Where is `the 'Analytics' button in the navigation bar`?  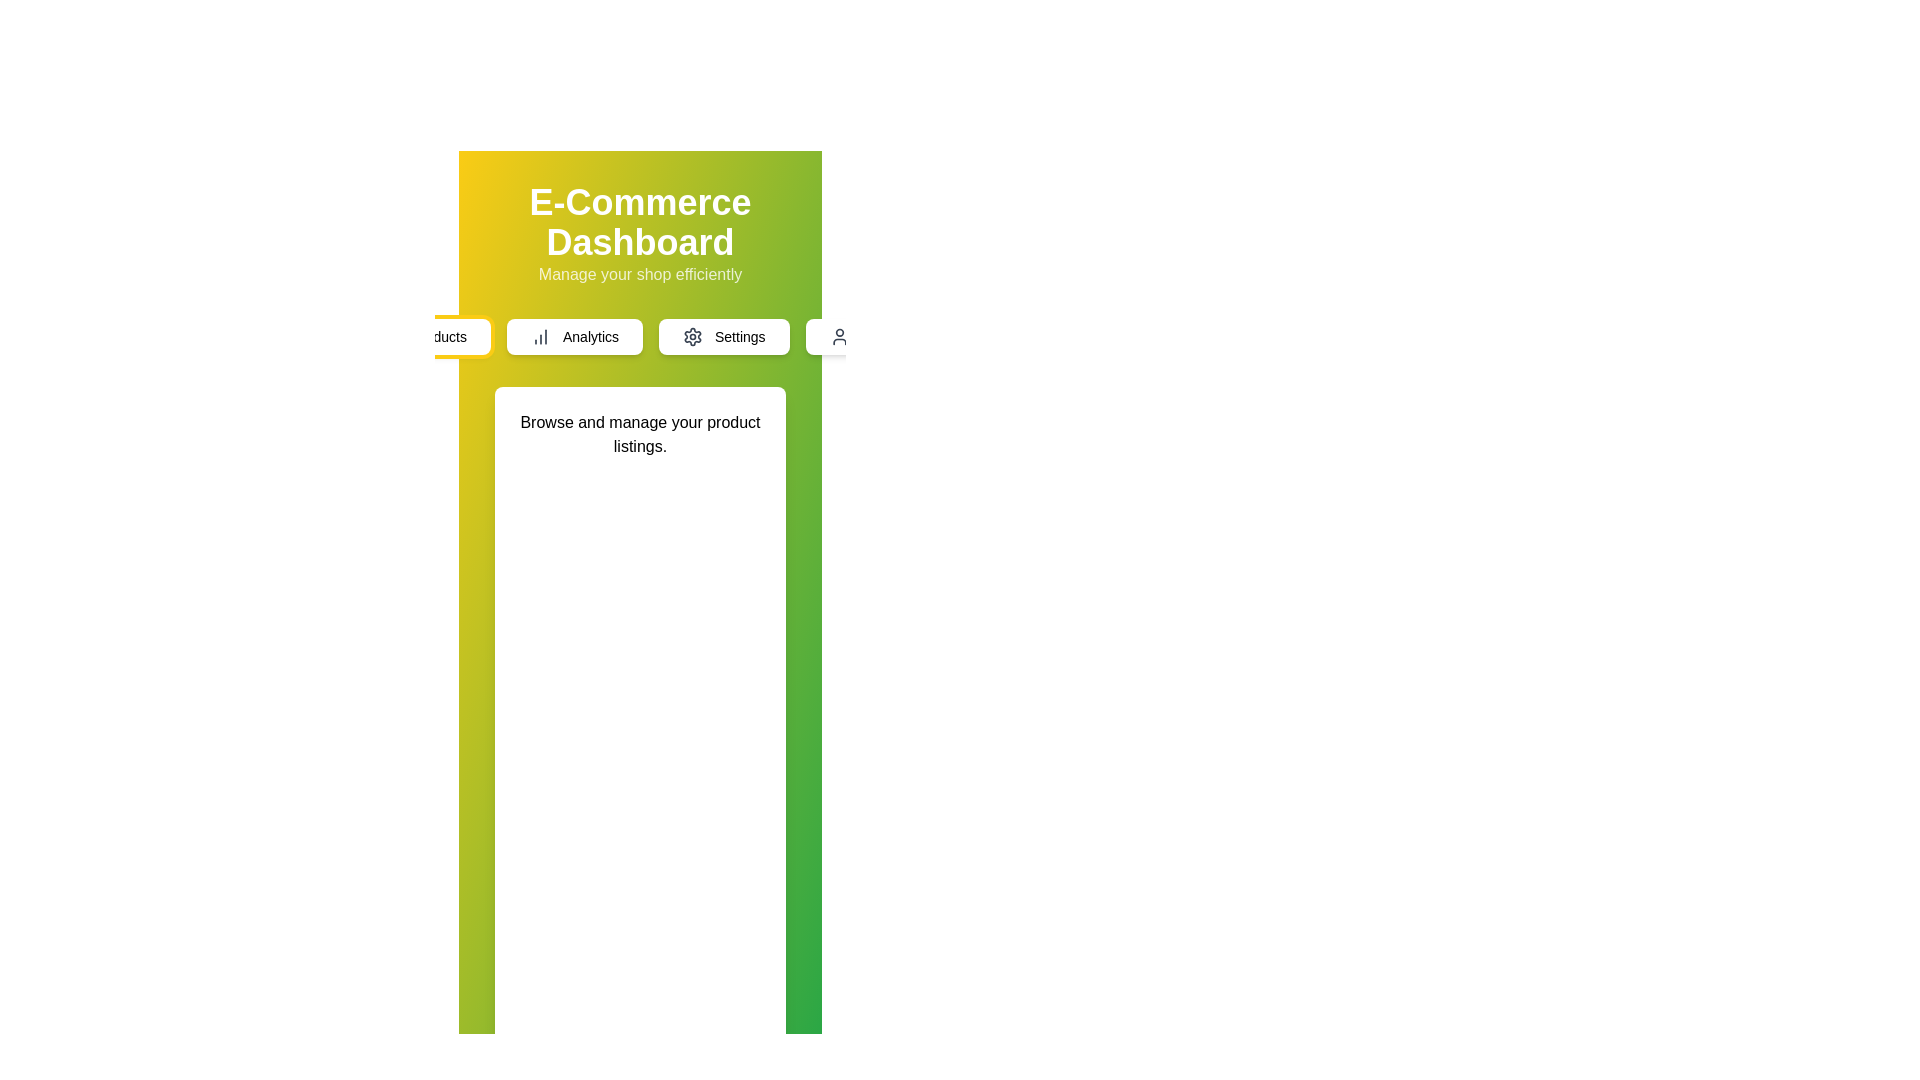
the 'Analytics' button in the navigation bar is located at coordinates (640, 335).